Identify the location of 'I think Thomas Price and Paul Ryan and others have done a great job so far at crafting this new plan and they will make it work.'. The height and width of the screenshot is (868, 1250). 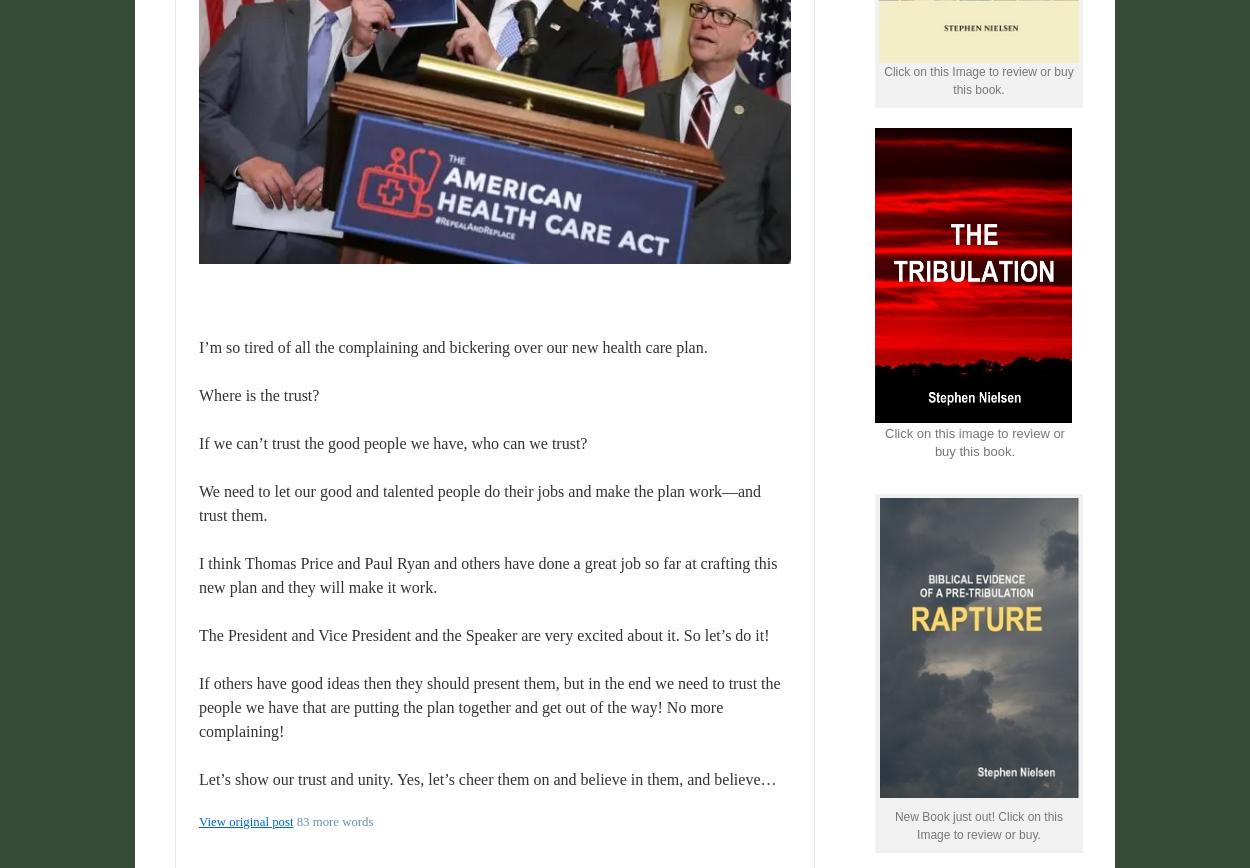
(487, 574).